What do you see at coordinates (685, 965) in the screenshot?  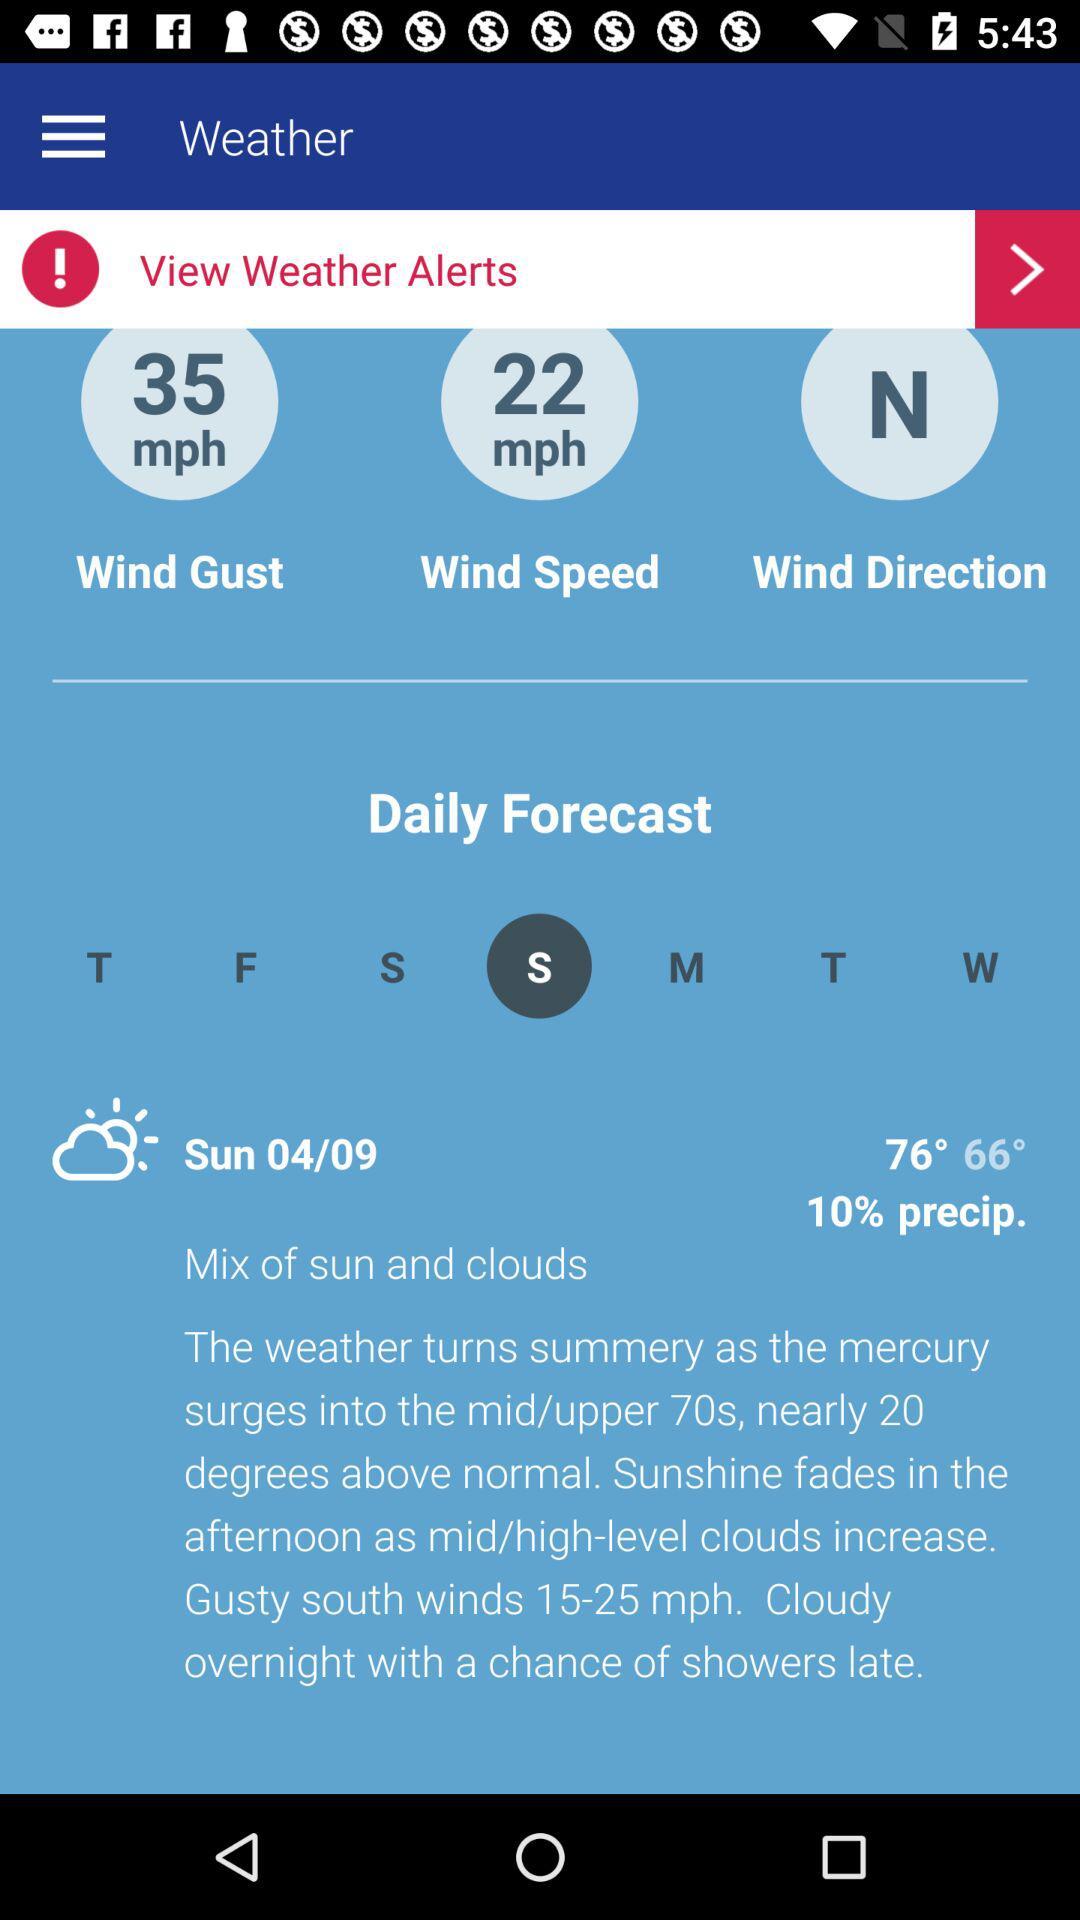 I see `the icon to the left of the t` at bounding box center [685, 965].